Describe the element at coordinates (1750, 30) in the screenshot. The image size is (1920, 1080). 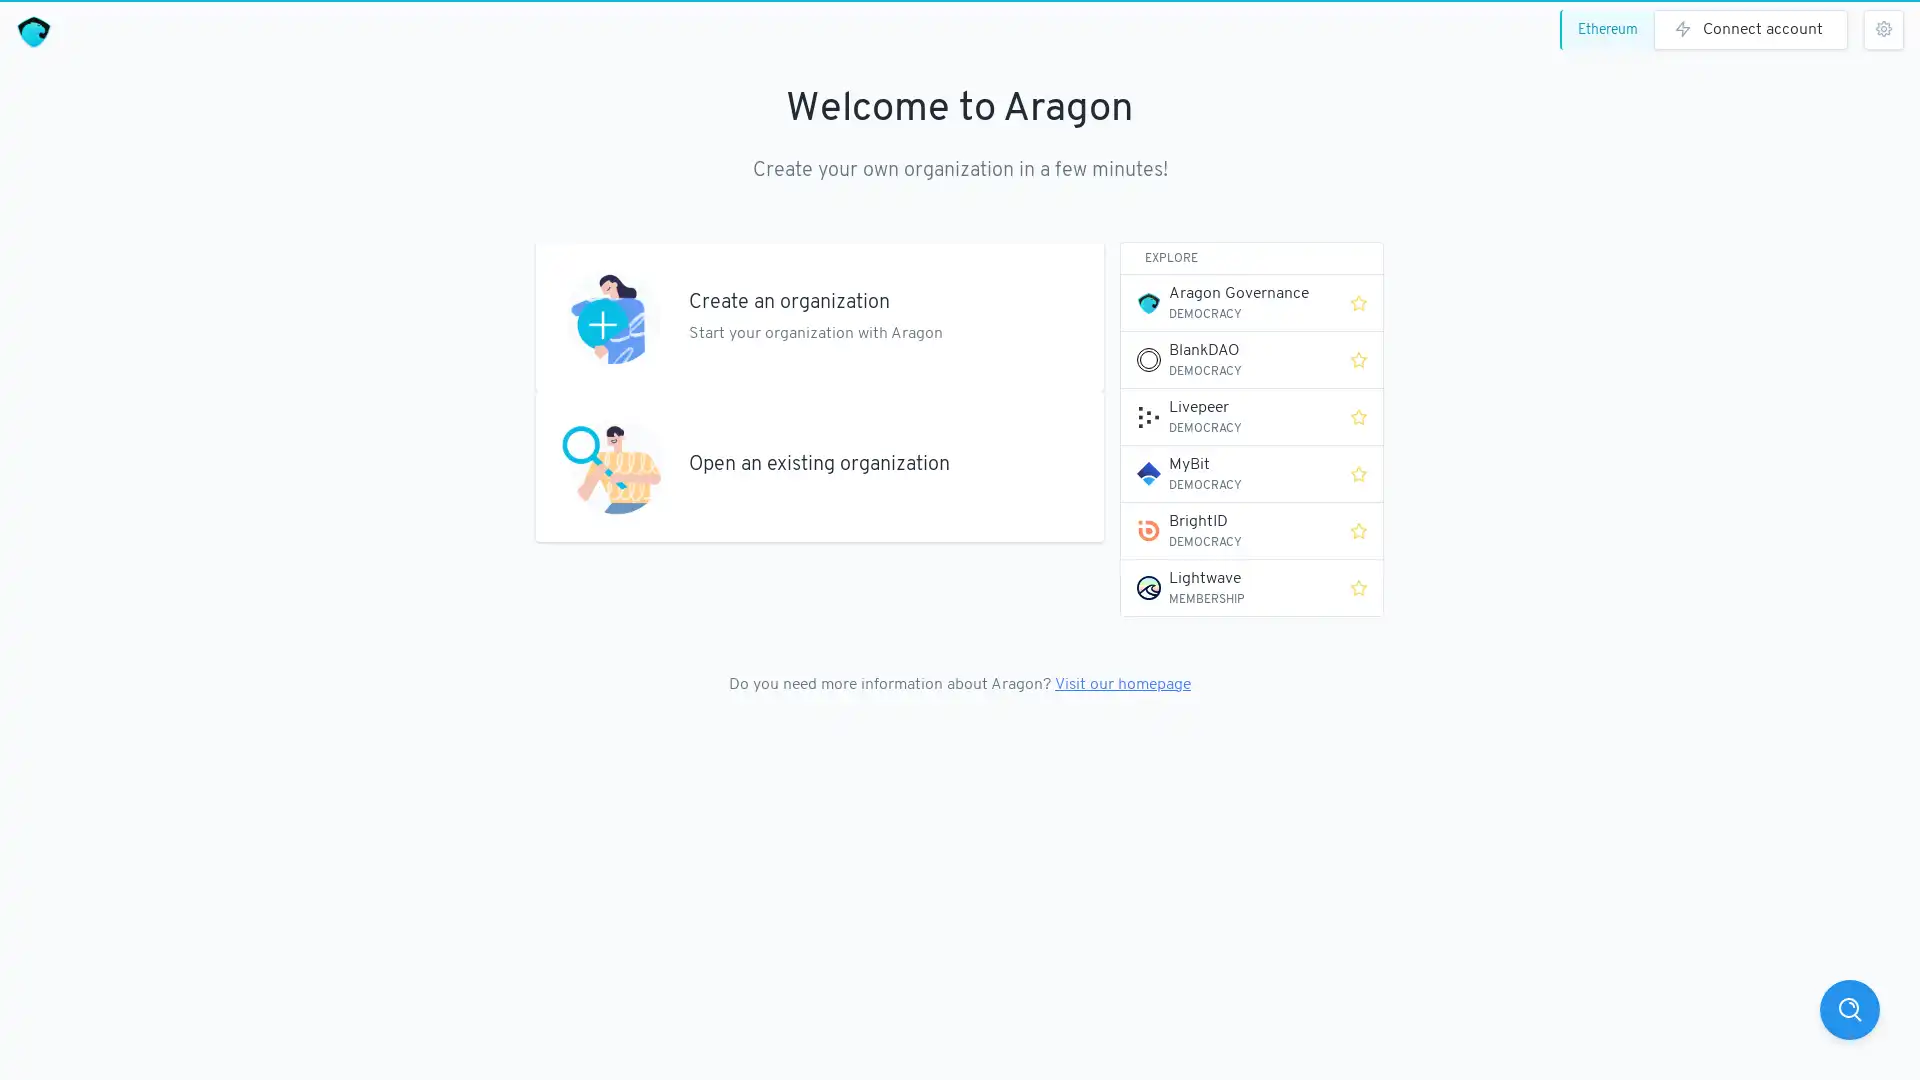
I see `Connect account` at that location.